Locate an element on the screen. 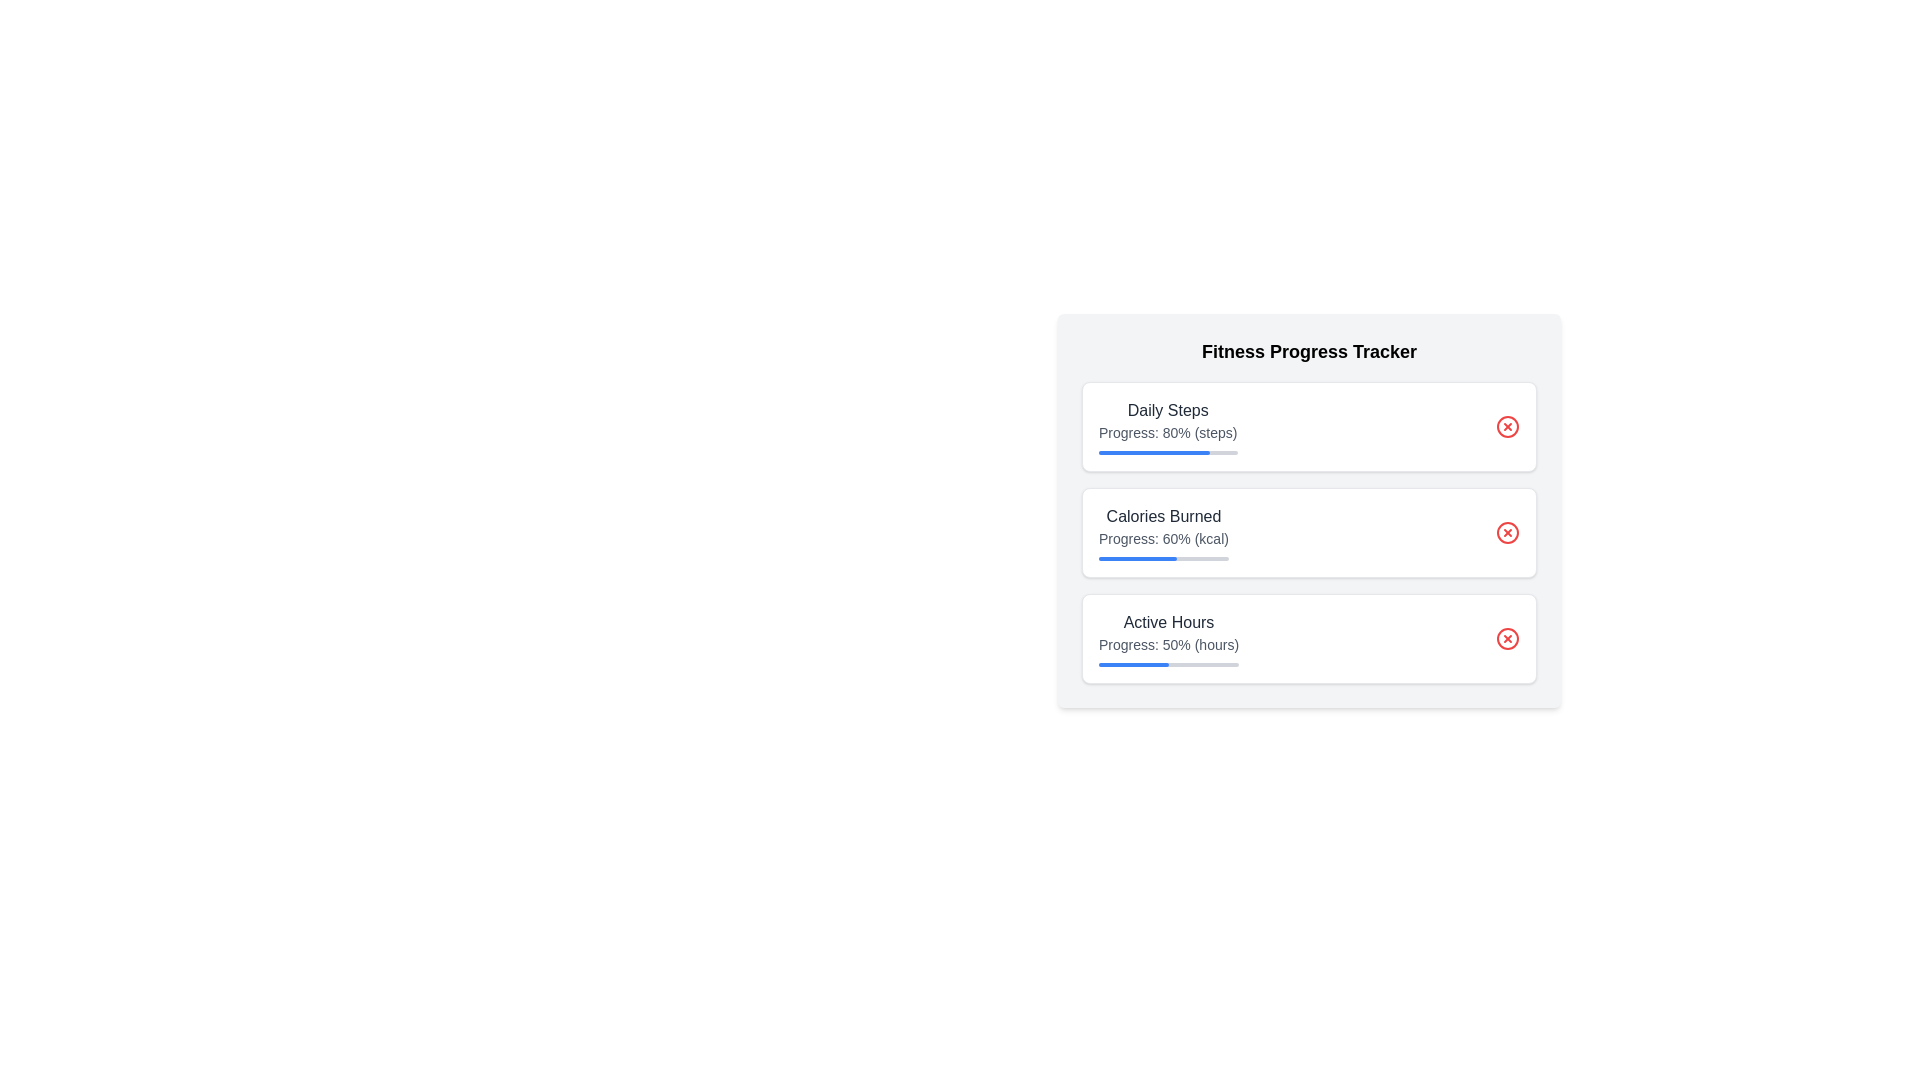 The height and width of the screenshot is (1080, 1920). textual information displayed in the daily steps progress tracker located at the top of the card, which includes the percentage and steps count is located at coordinates (1309, 426).